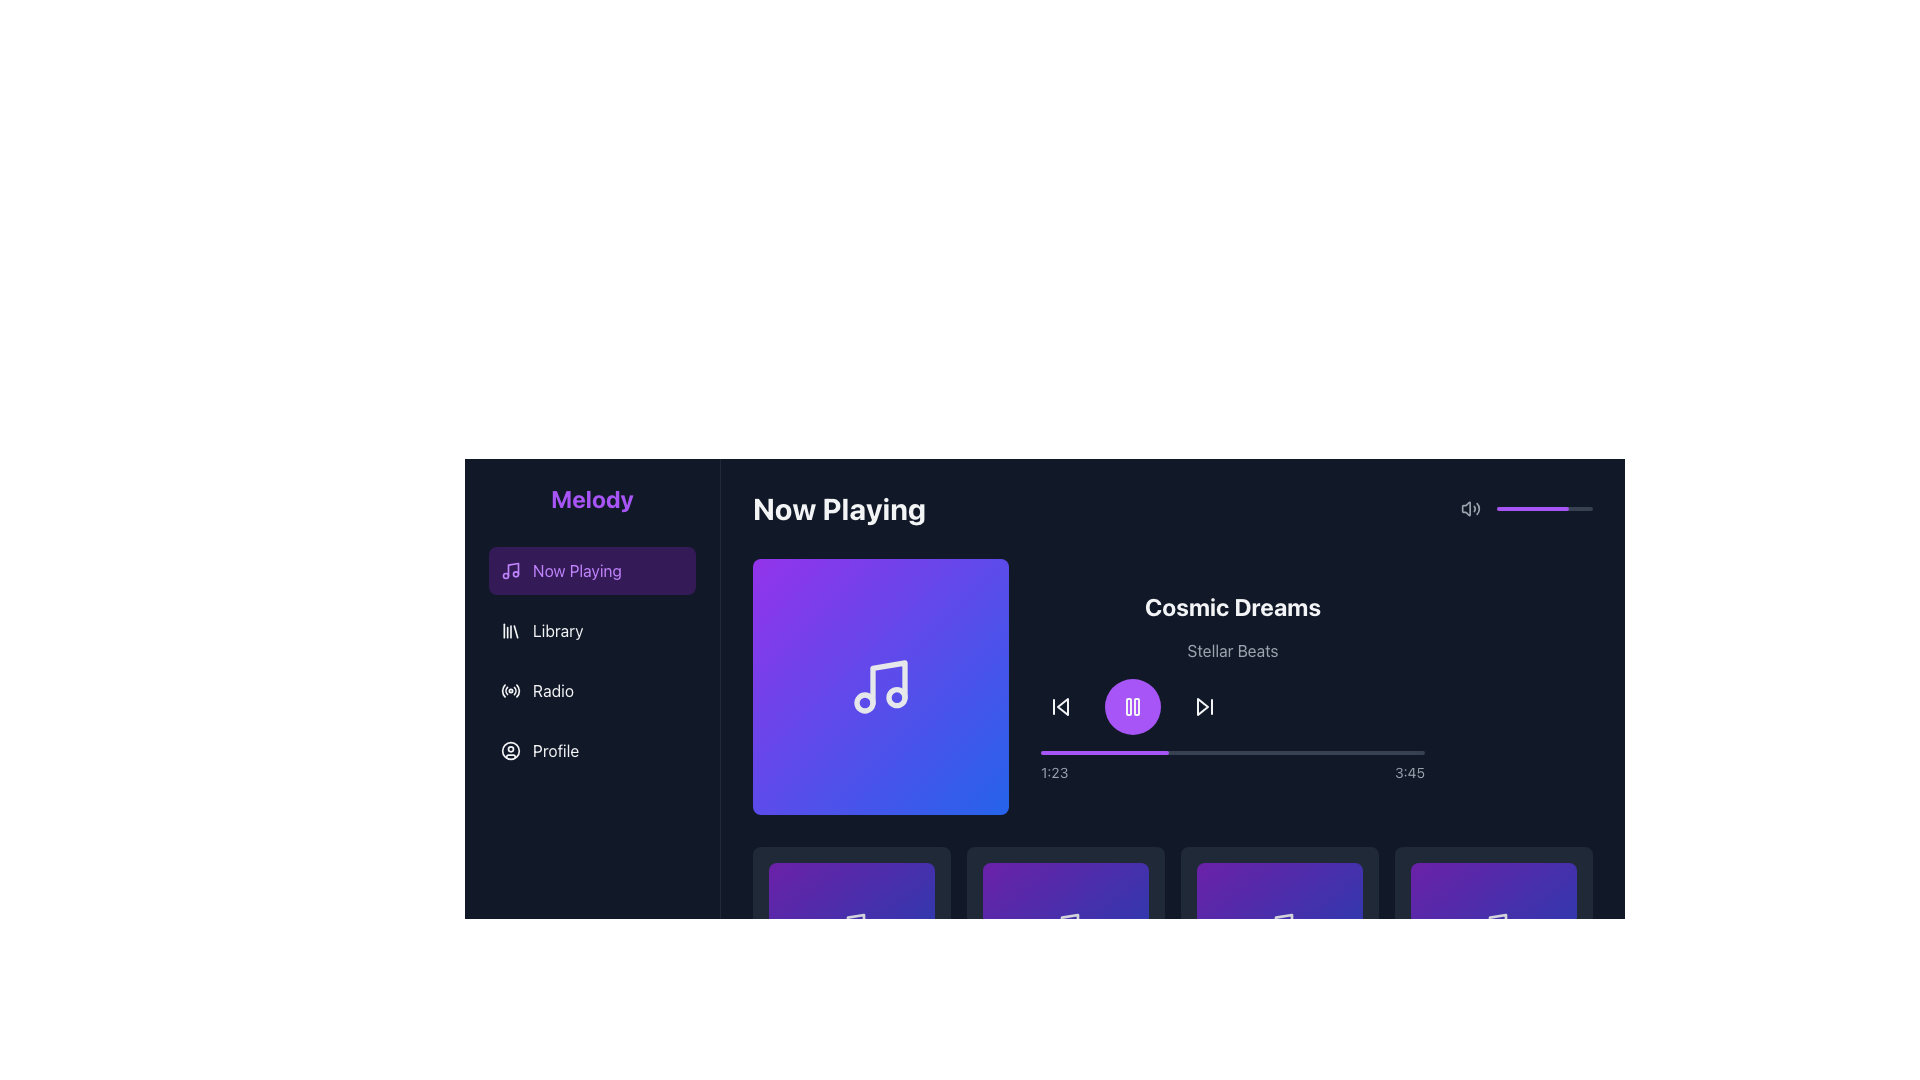 The height and width of the screenshot is (1080, 1920). I want to click on the slider, so click(1520, 508).